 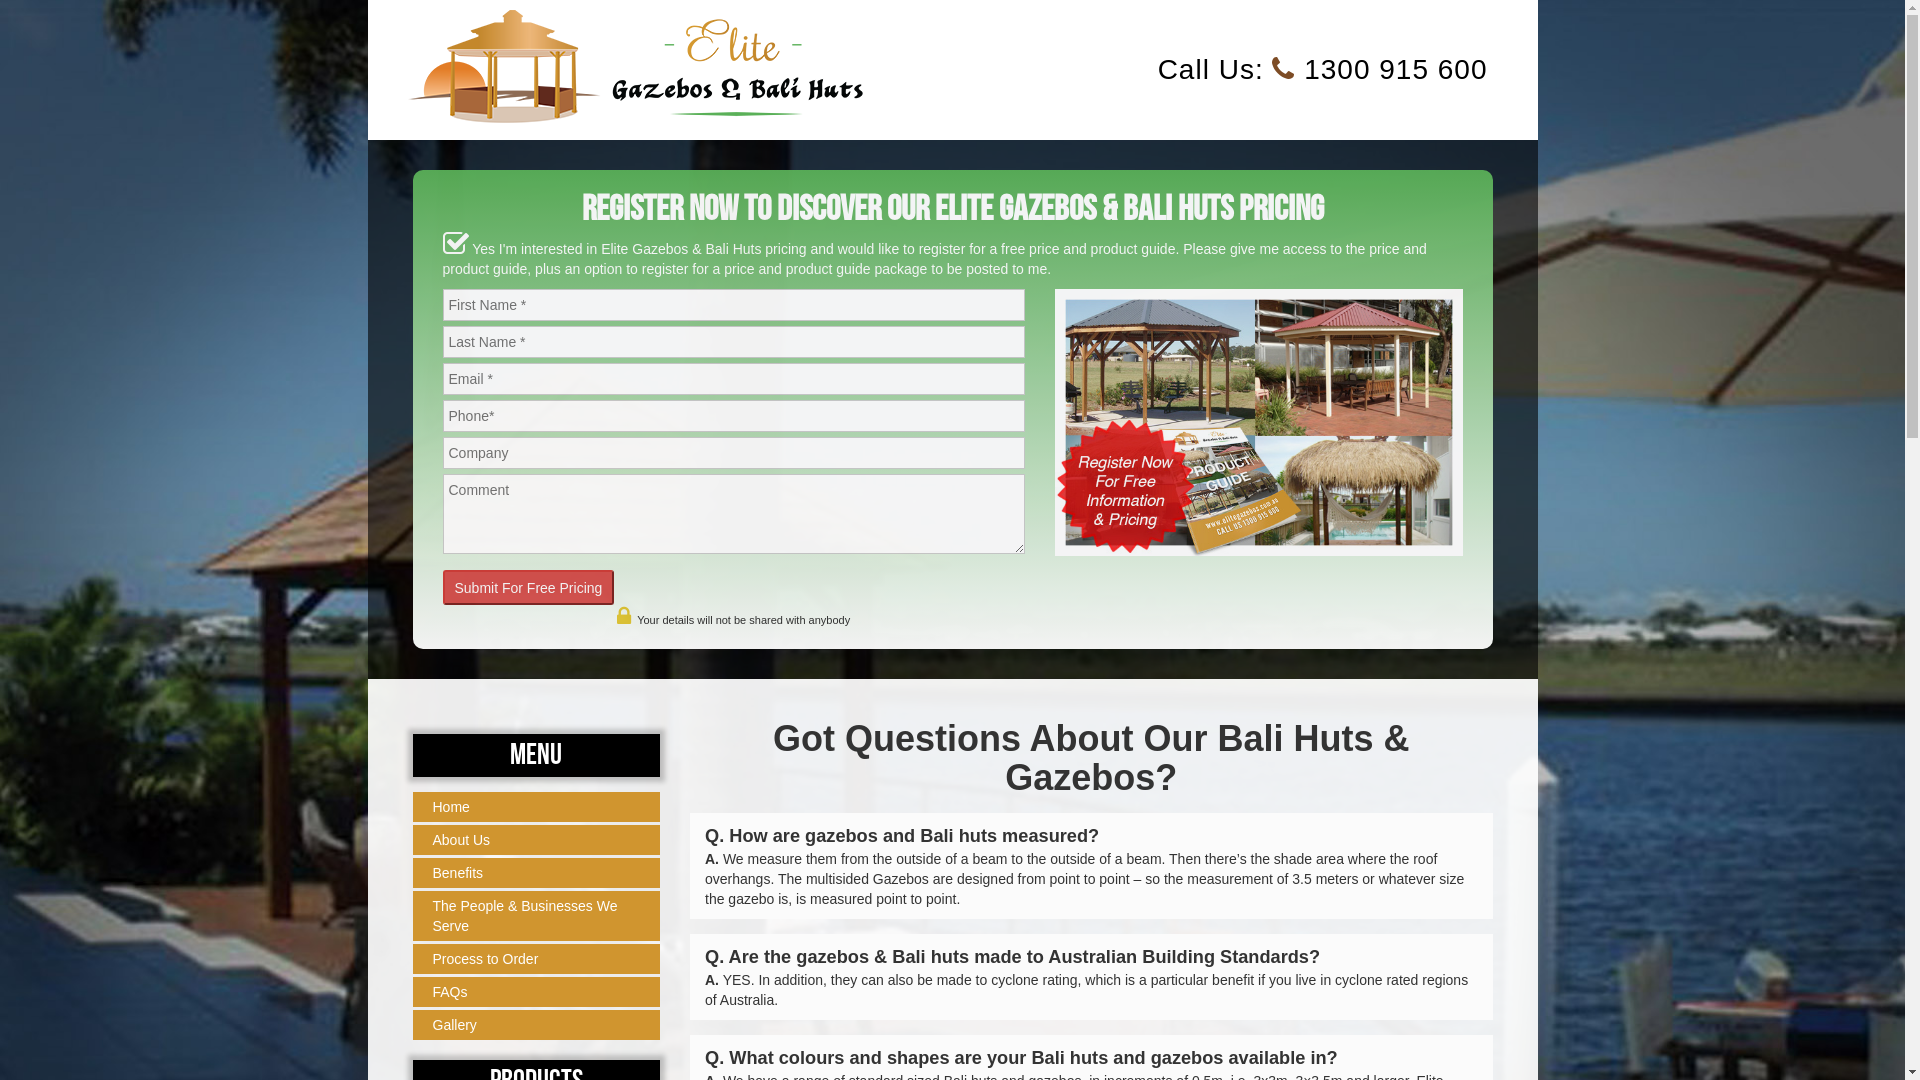 What do you see at coordinates (440, 586) in the screenshot?
I see `'Submit For Free Pricing'` at bounding box center [440, 586].